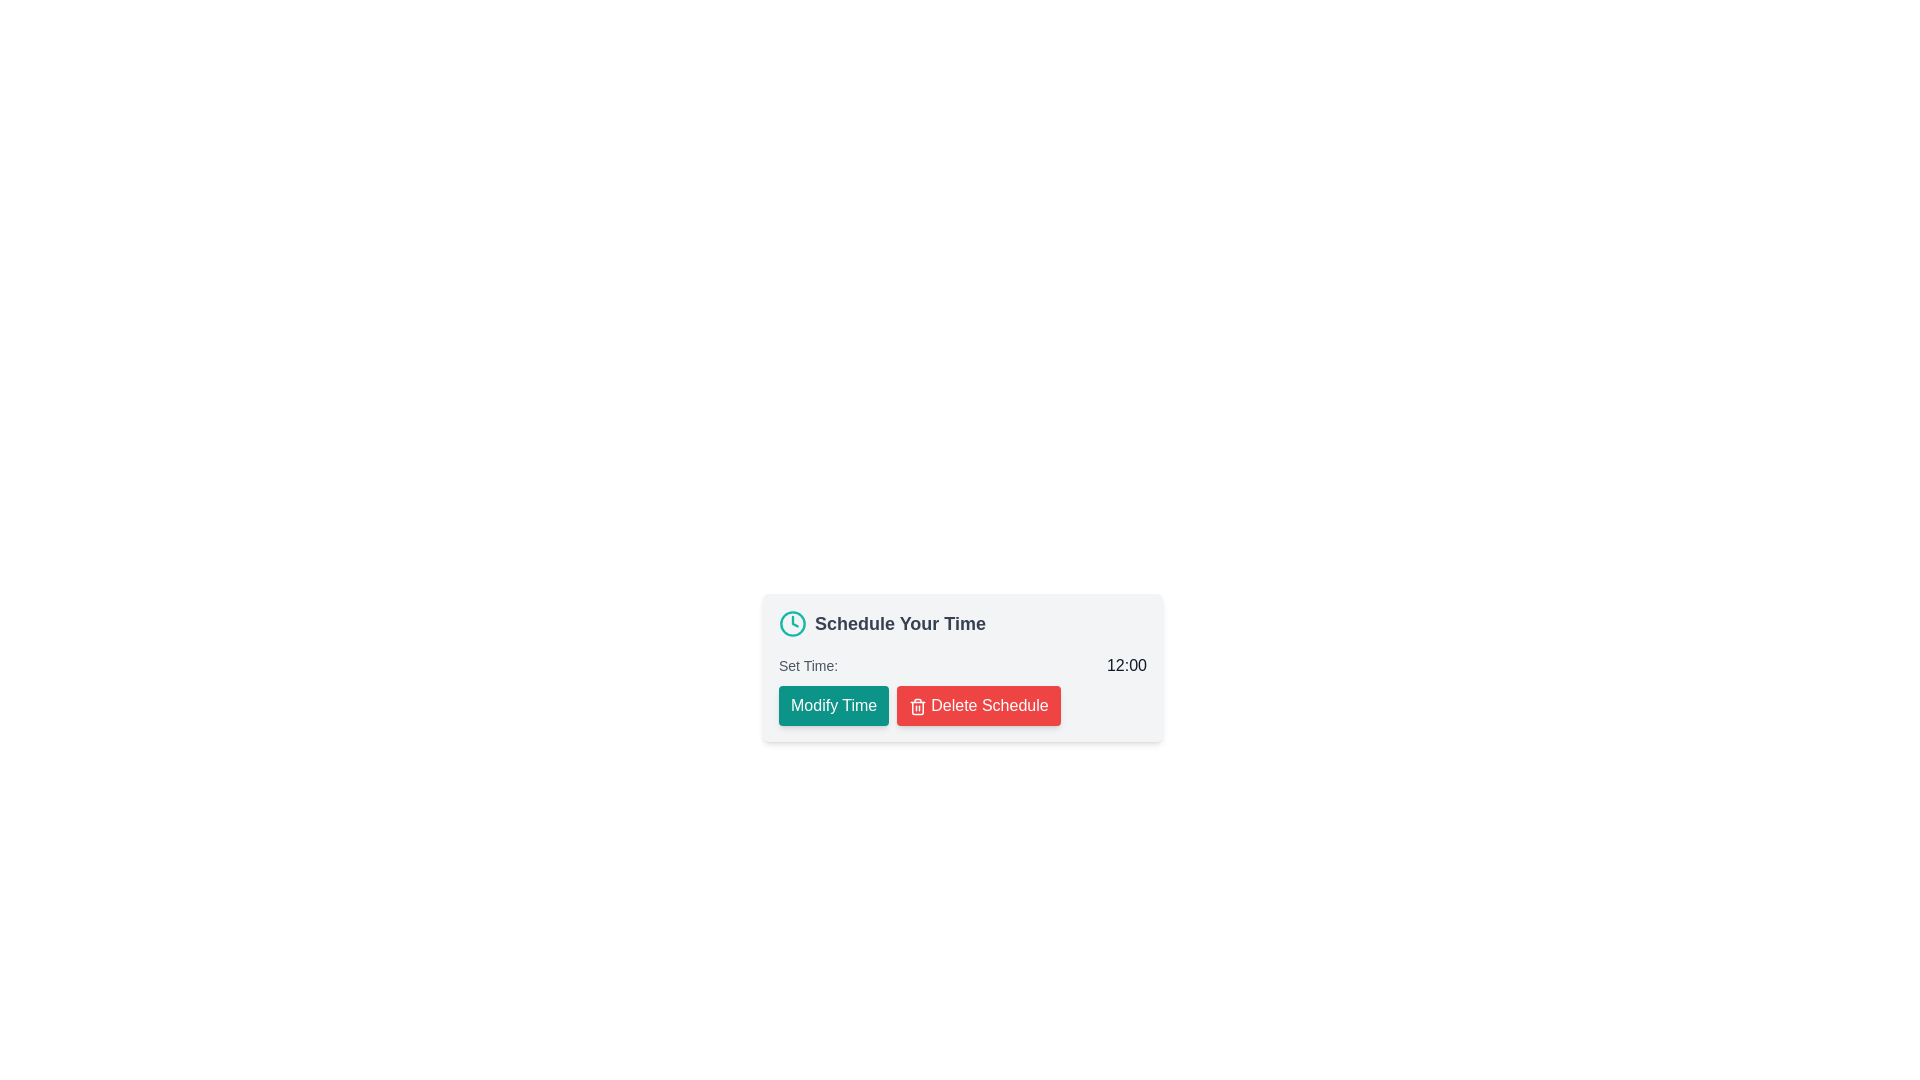 This screenshot has height=1080, width=1920. I want to click on the red 'Delete Schedule' button that contains a small trash can icon, so click(917, 705).